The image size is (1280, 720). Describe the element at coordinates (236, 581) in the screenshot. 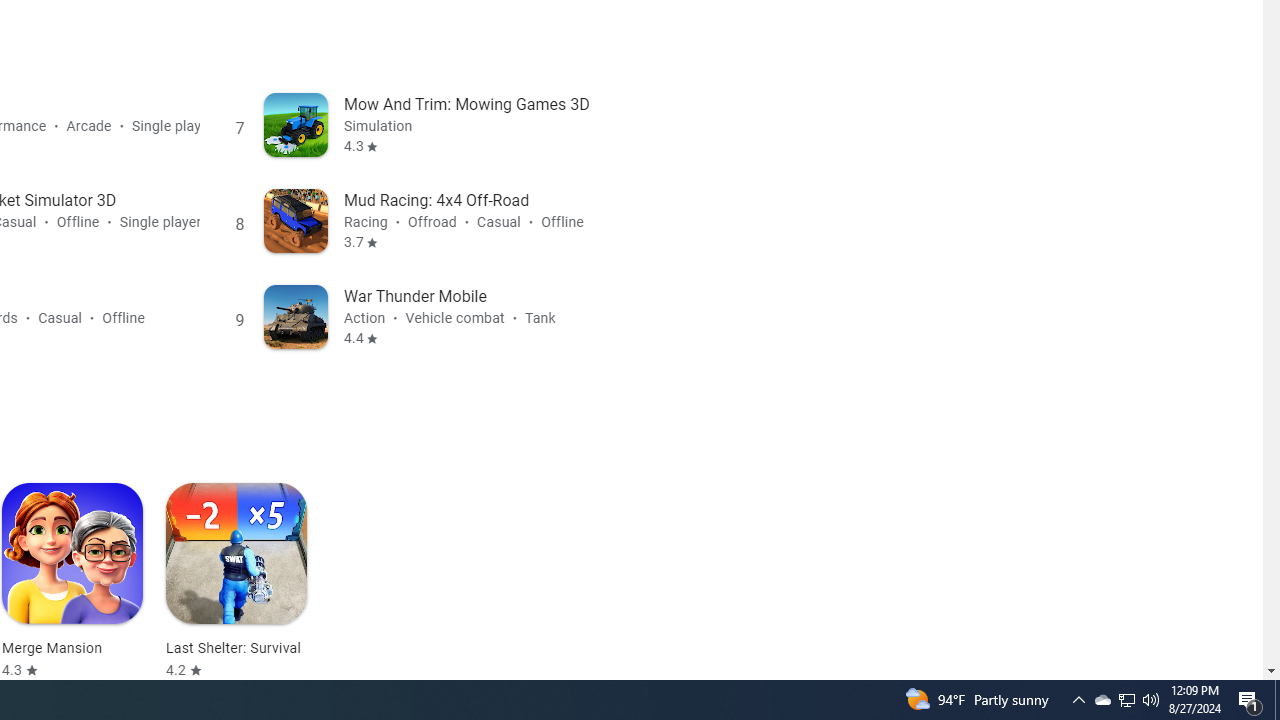

I see `'Last Shelter: Survival Rated 4.2 stars out of five stars'` at that location.